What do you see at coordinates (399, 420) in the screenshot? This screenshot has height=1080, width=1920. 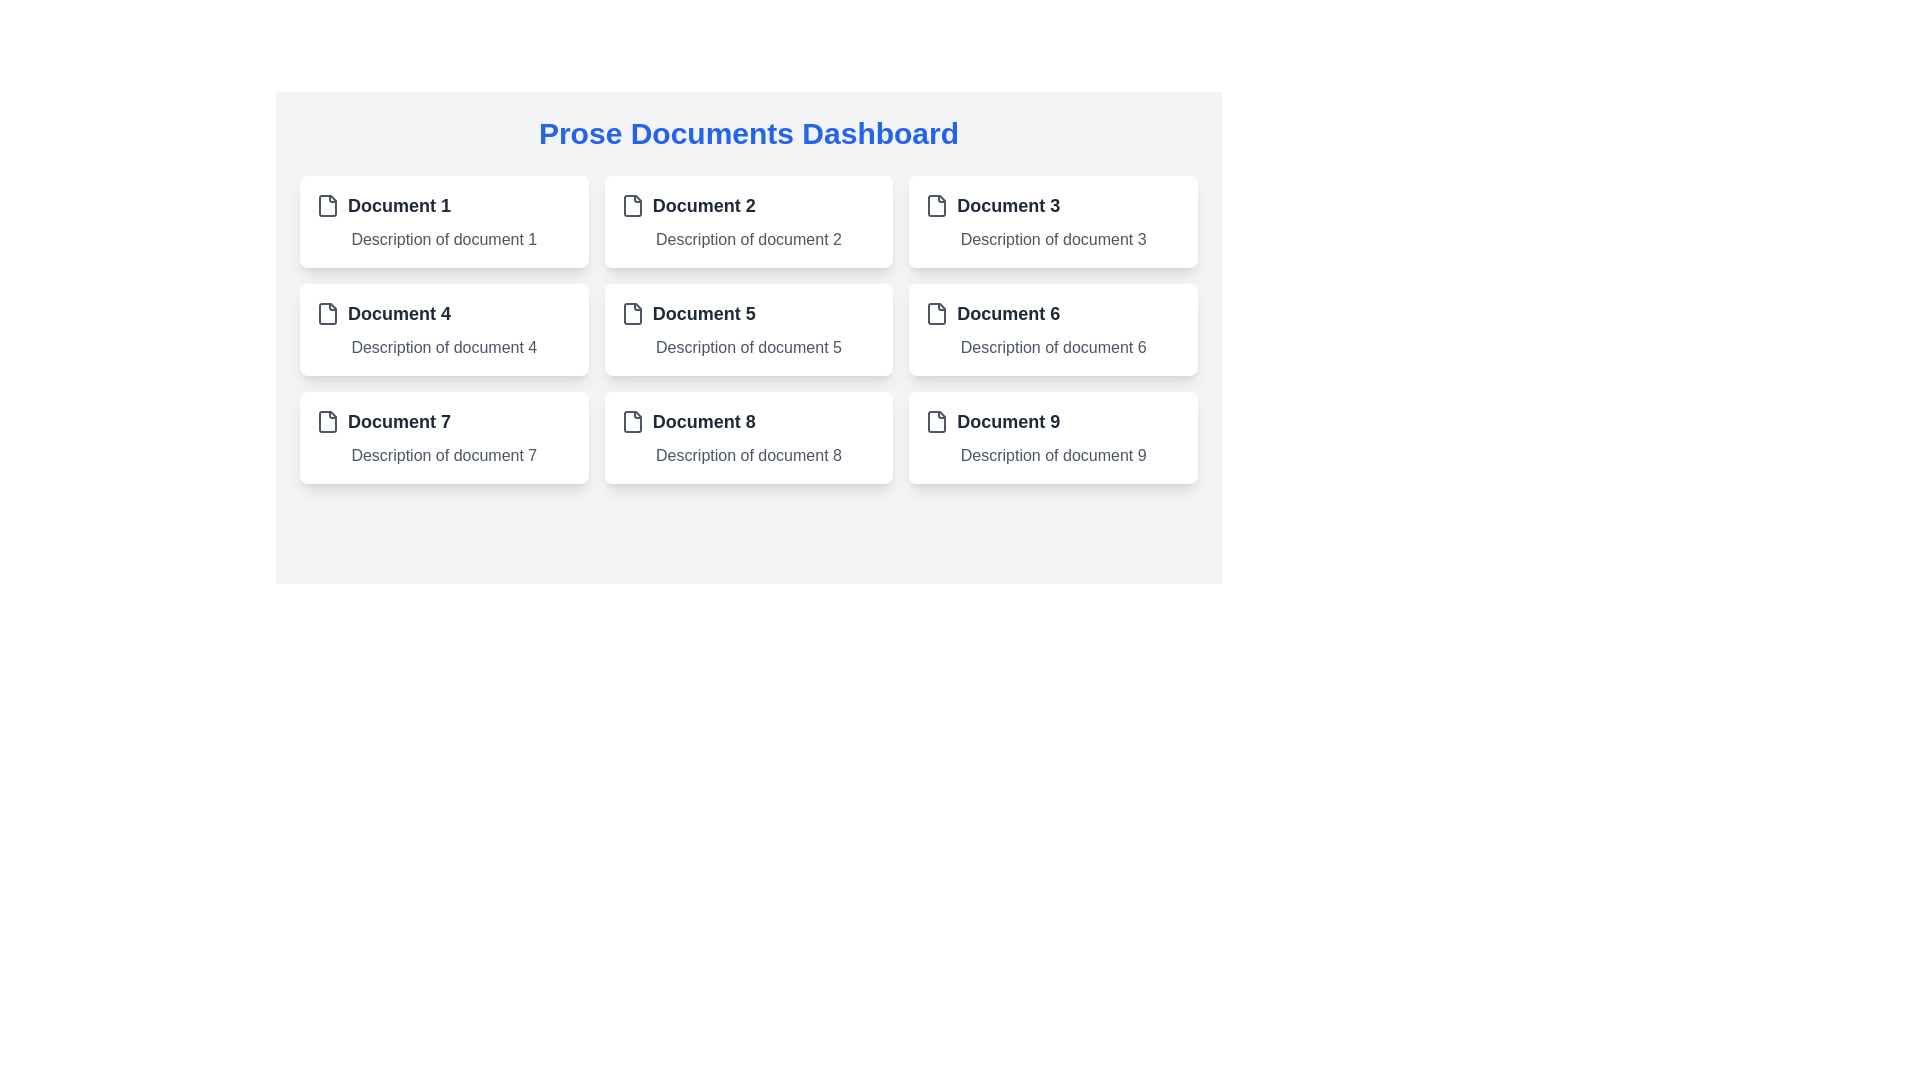 I see `the static text label displaying 'Document 7', which is styled with a bold font in dark gray color, located in the third row, first column of the card layout` at bounding box center [399, 420].